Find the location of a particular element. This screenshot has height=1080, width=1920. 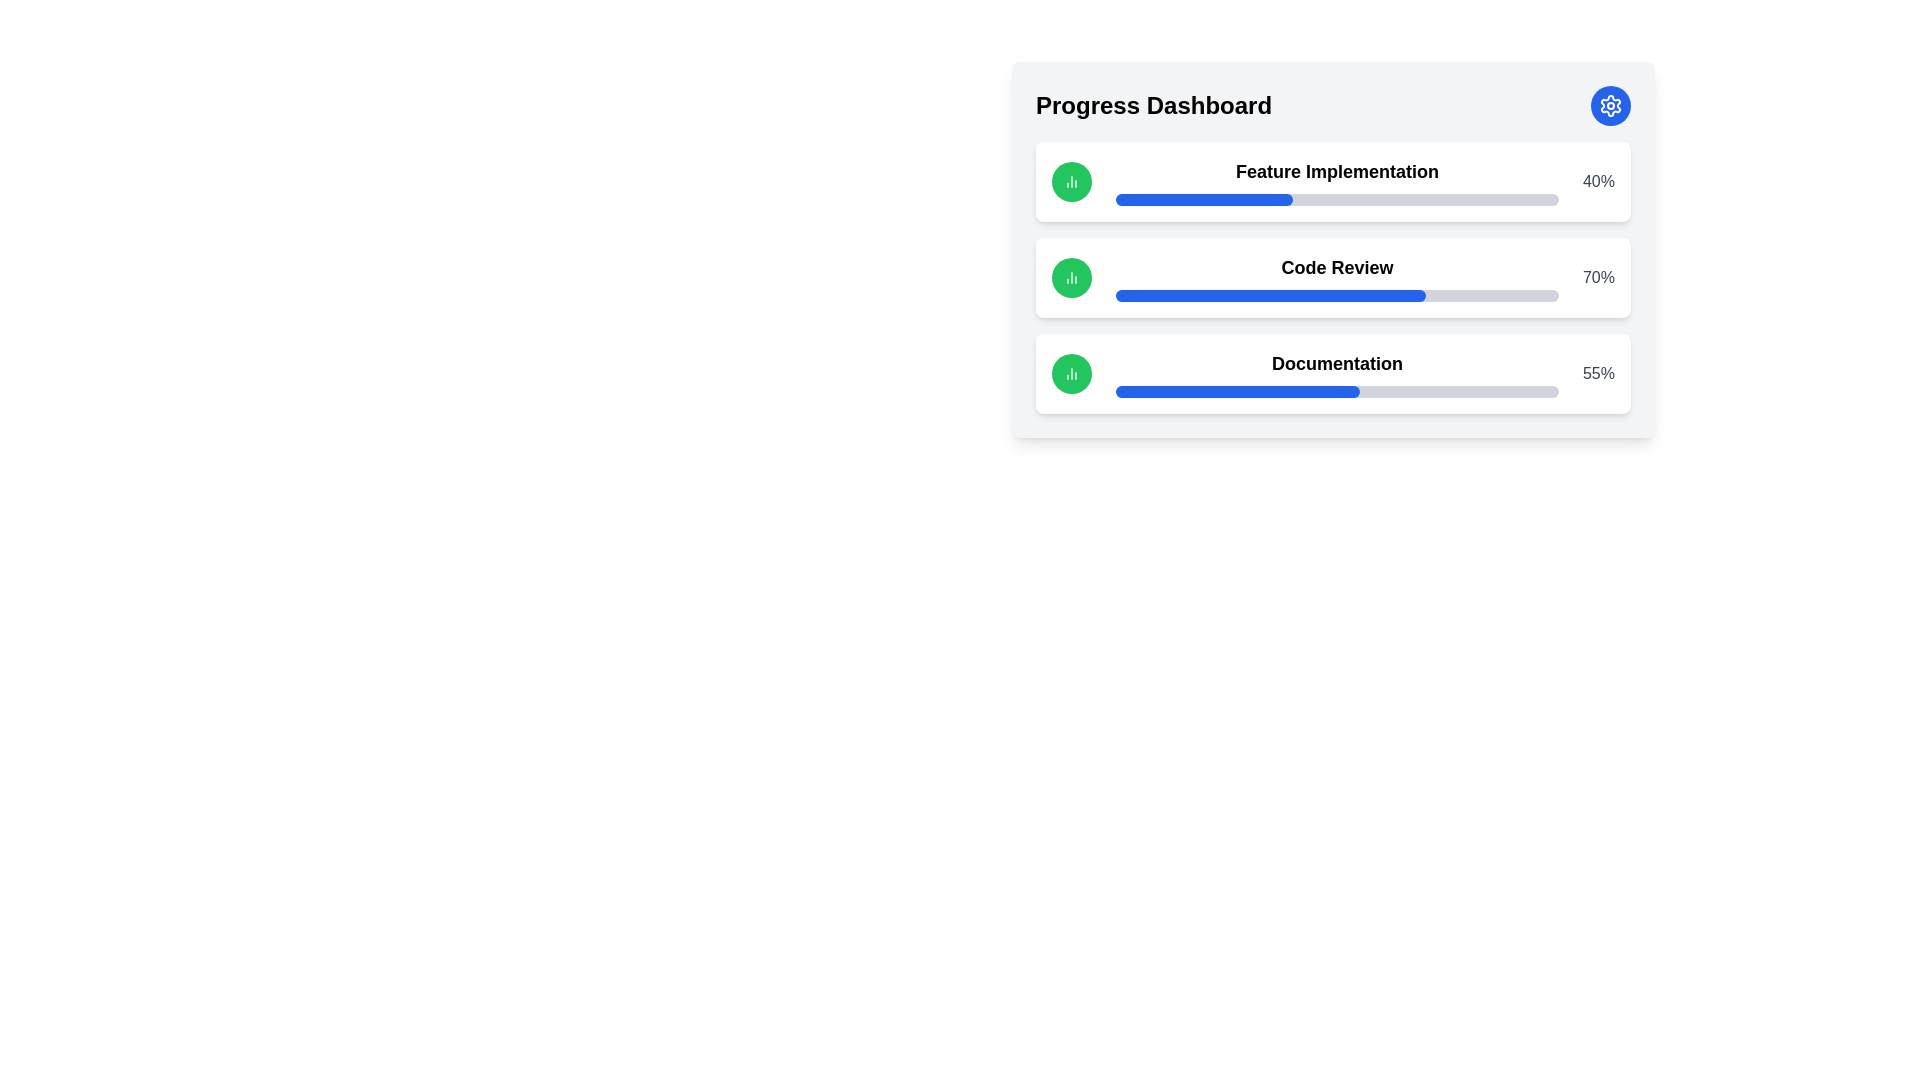

the progress bar indicating 70% completion in the 'Code Review' section, positioned beneath the 'Code Review' label and above the percentage indicator is located at coordinates (1337, 296).